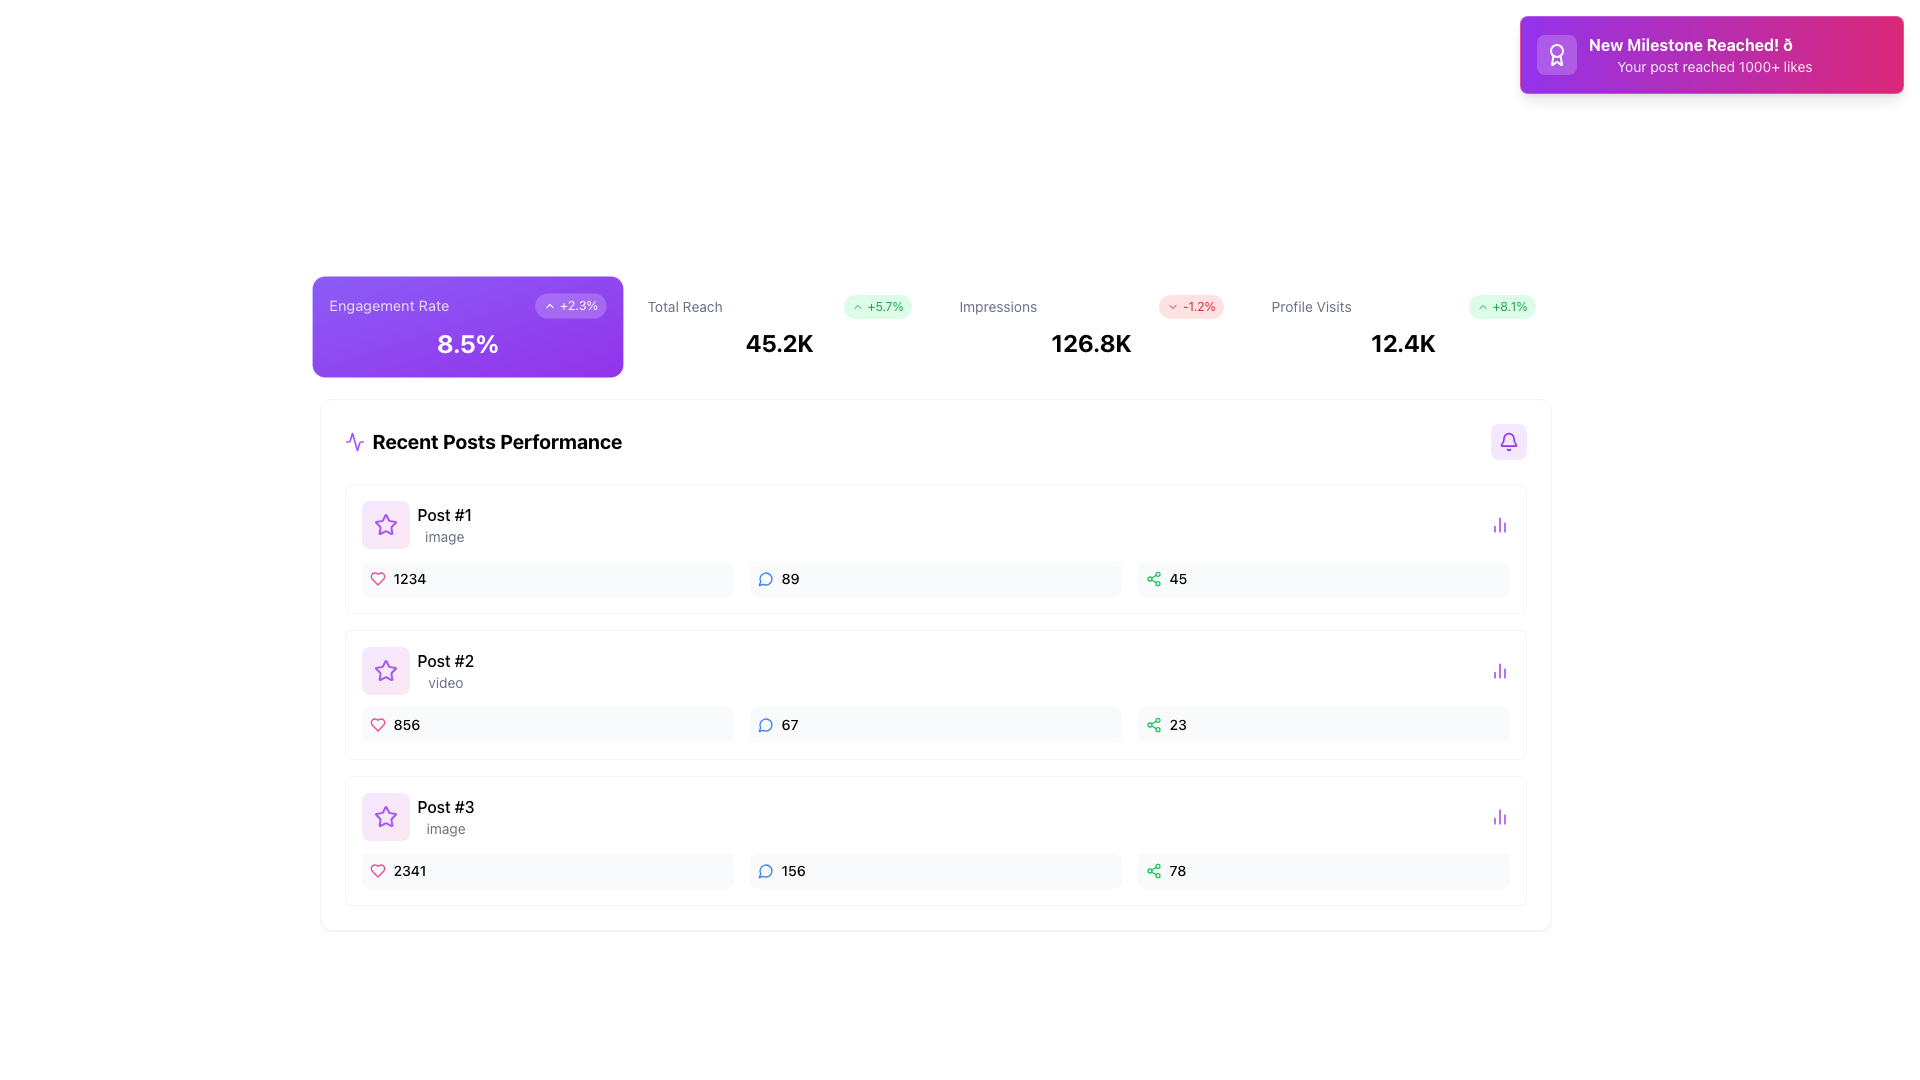  Describe the element at coordinates (408, 870) in the screenshot. I see `numeric statistic displayed in the Text label associated with 'Post #3' in the 'Recent Posts Performance' section, which is located to the right of a pink heart icon` at that location.